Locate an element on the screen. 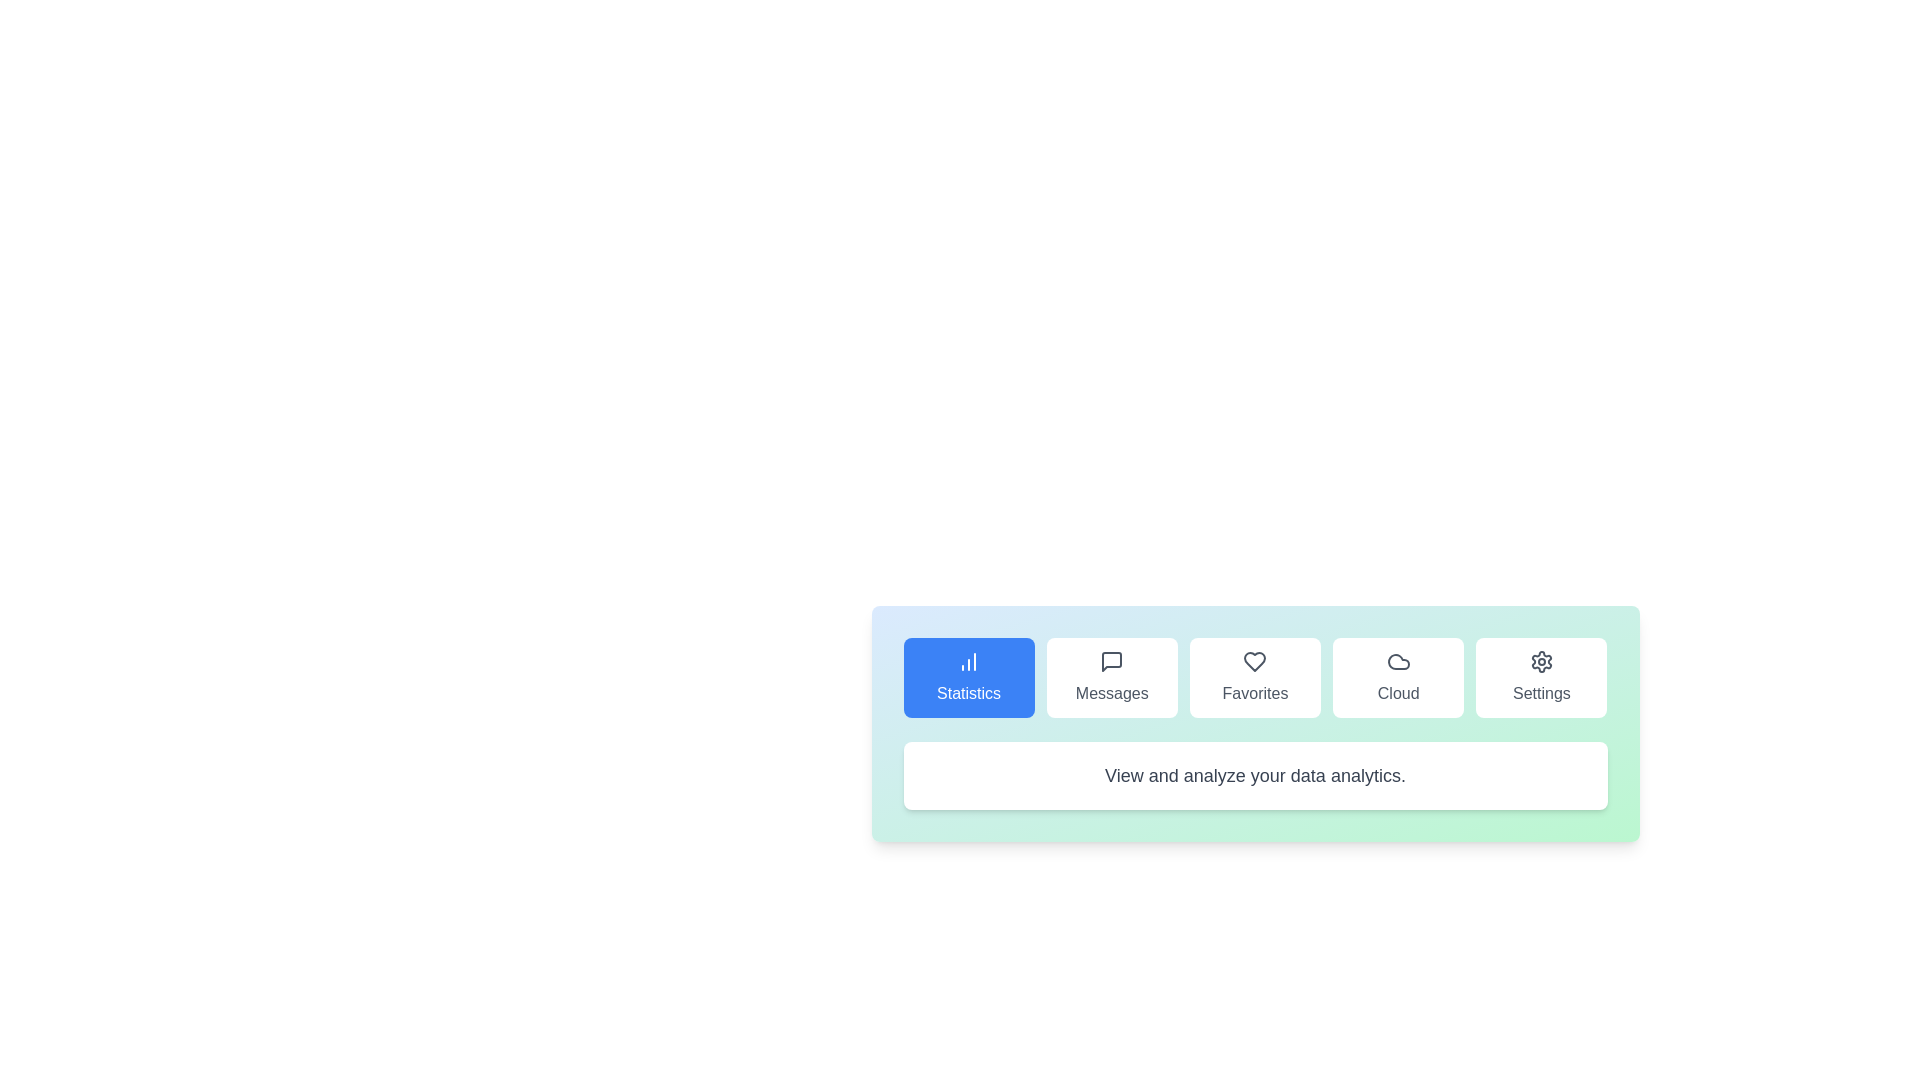  the tab labeled Favorites is located at coordinates (1254, 677).